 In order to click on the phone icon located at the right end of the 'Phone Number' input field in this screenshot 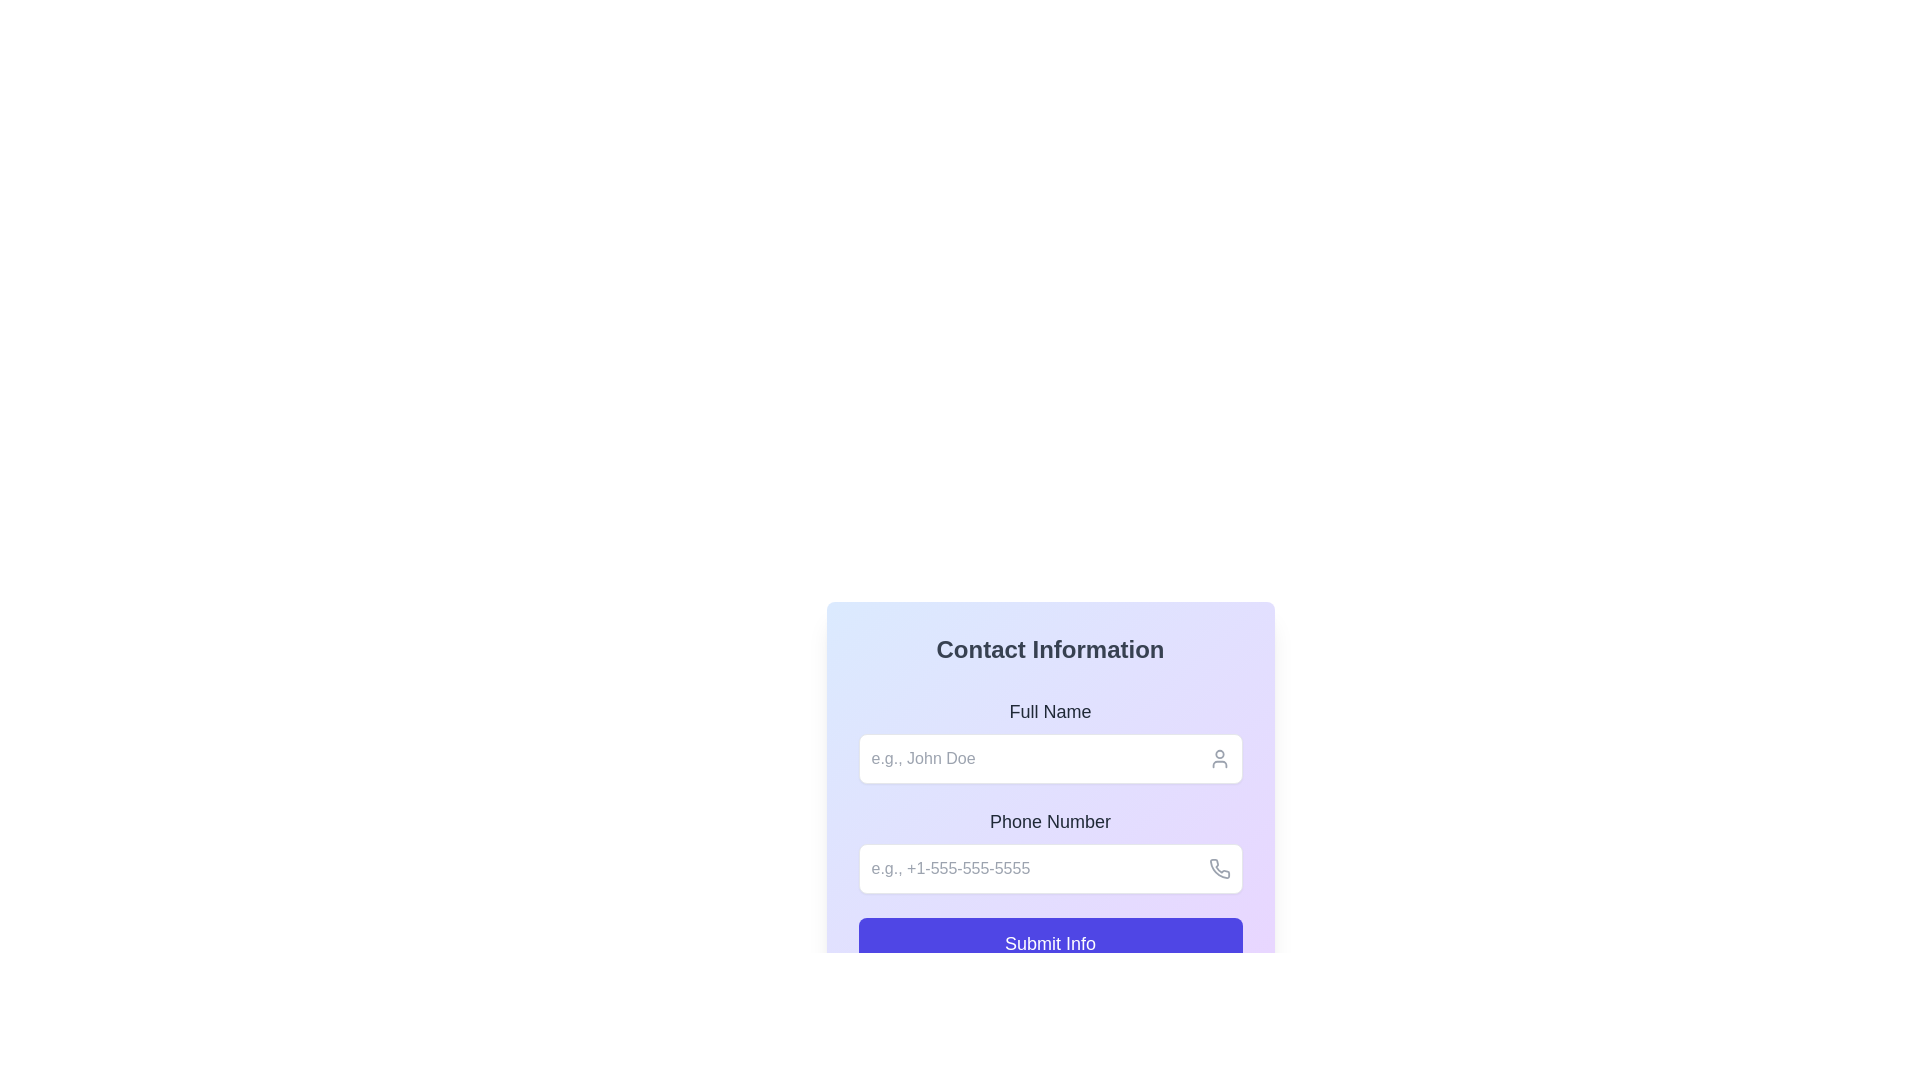, I will do `click(1218, 867)`.